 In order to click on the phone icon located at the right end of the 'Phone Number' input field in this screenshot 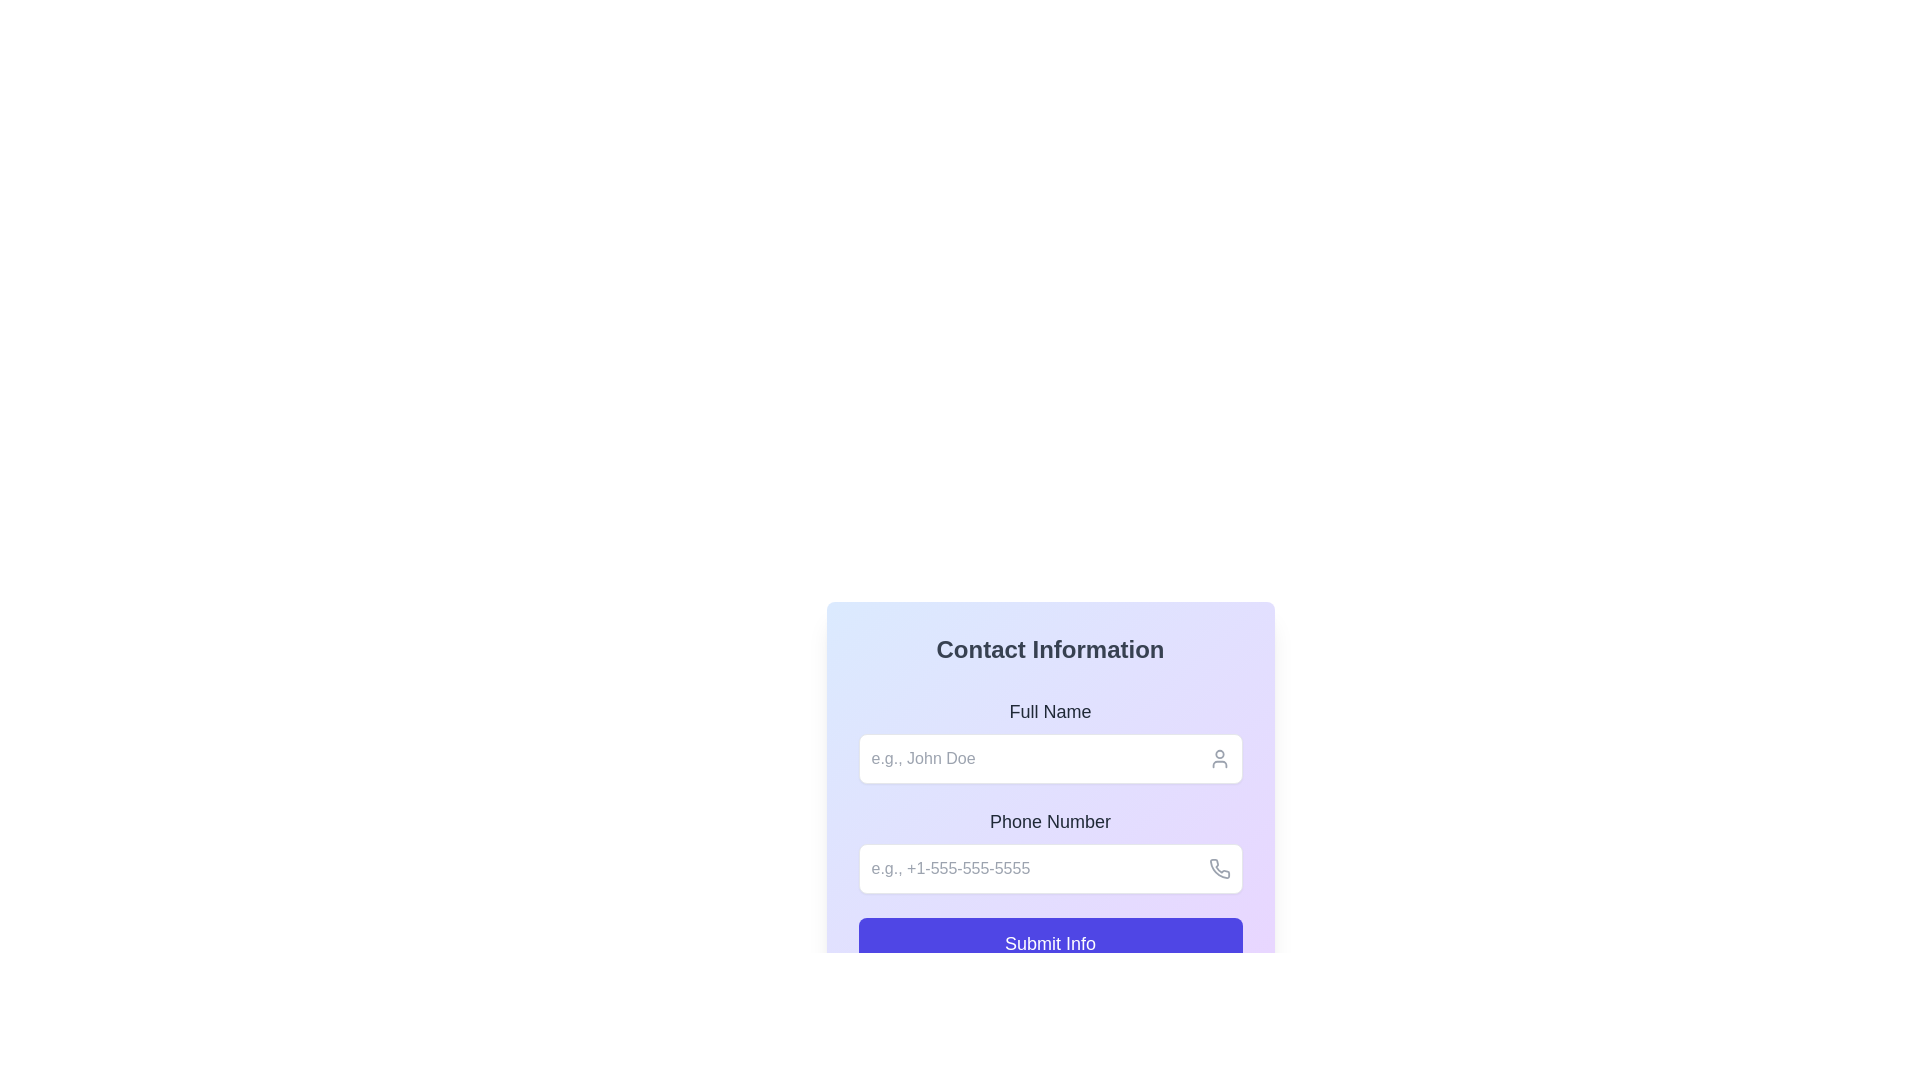, I will do `click(1218, 867)`.